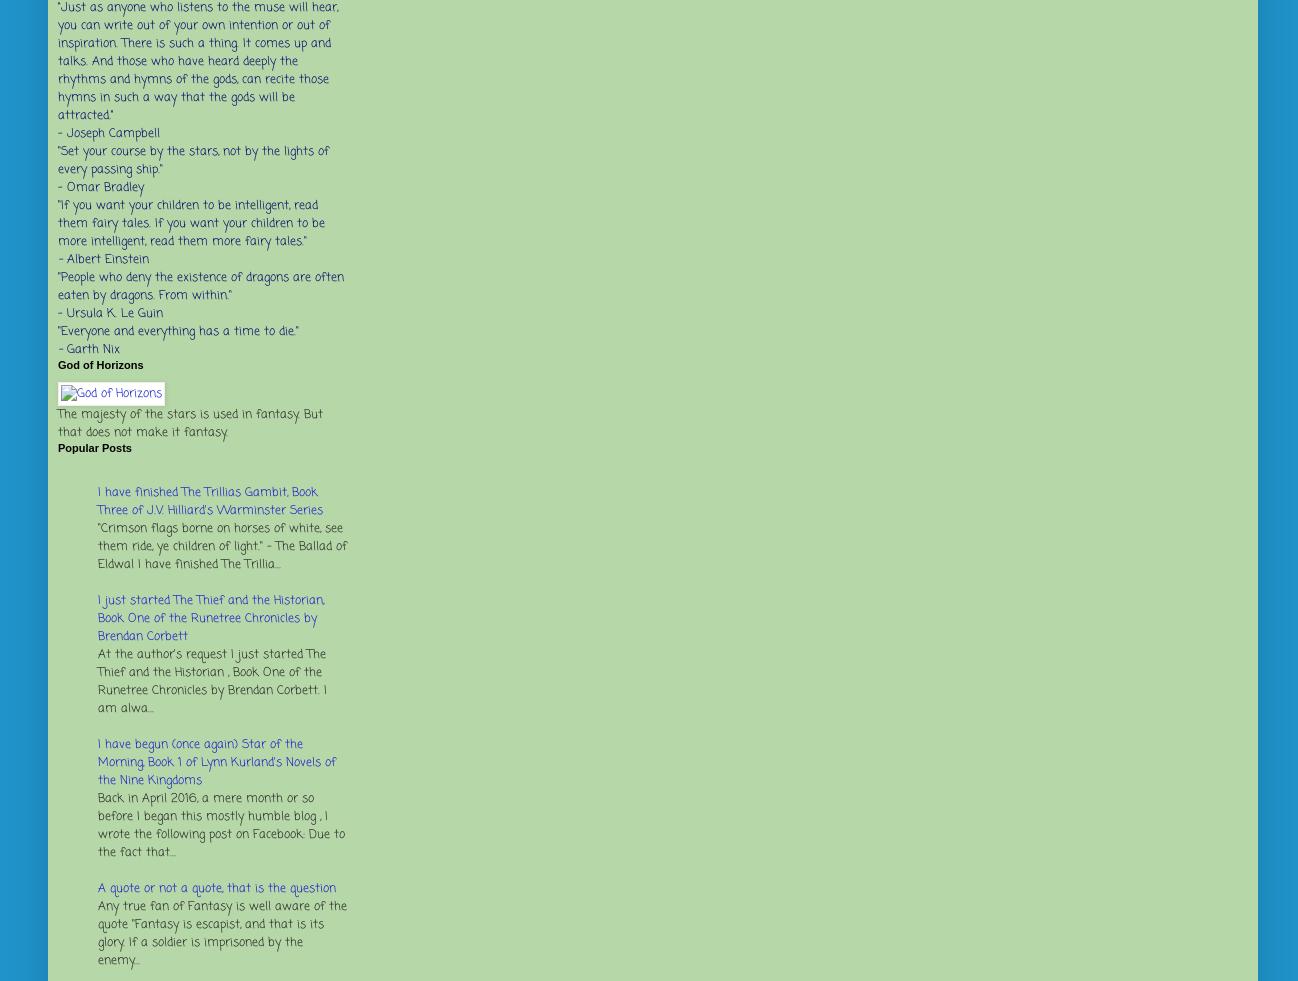  I want to click on '"People who deny the existence of dragons are often eaten by dragons. From within."', so click(201, 286).